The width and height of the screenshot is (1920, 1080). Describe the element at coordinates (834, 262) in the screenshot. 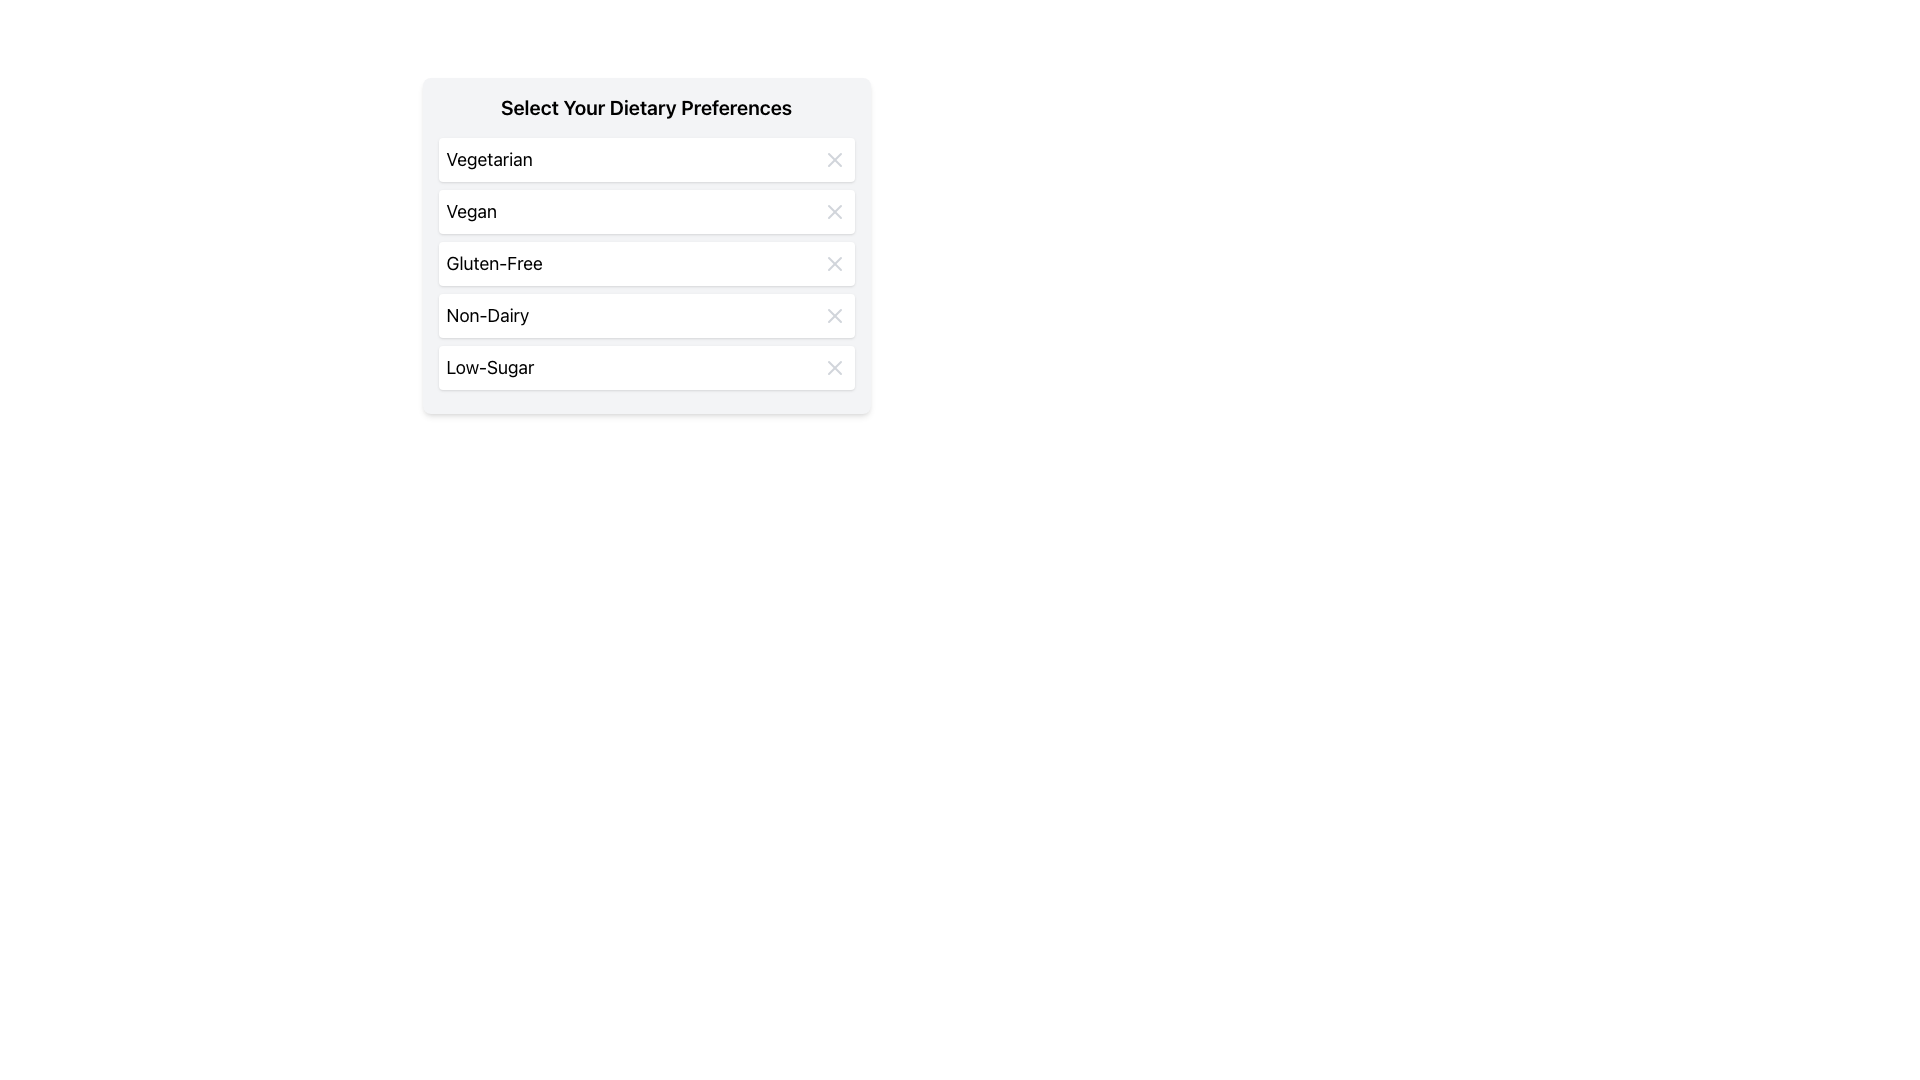

I see `the deletion icon button for the 'Gluten-Free' dietary preference in the 'Select Your Dietary Preferences' list` at that location.